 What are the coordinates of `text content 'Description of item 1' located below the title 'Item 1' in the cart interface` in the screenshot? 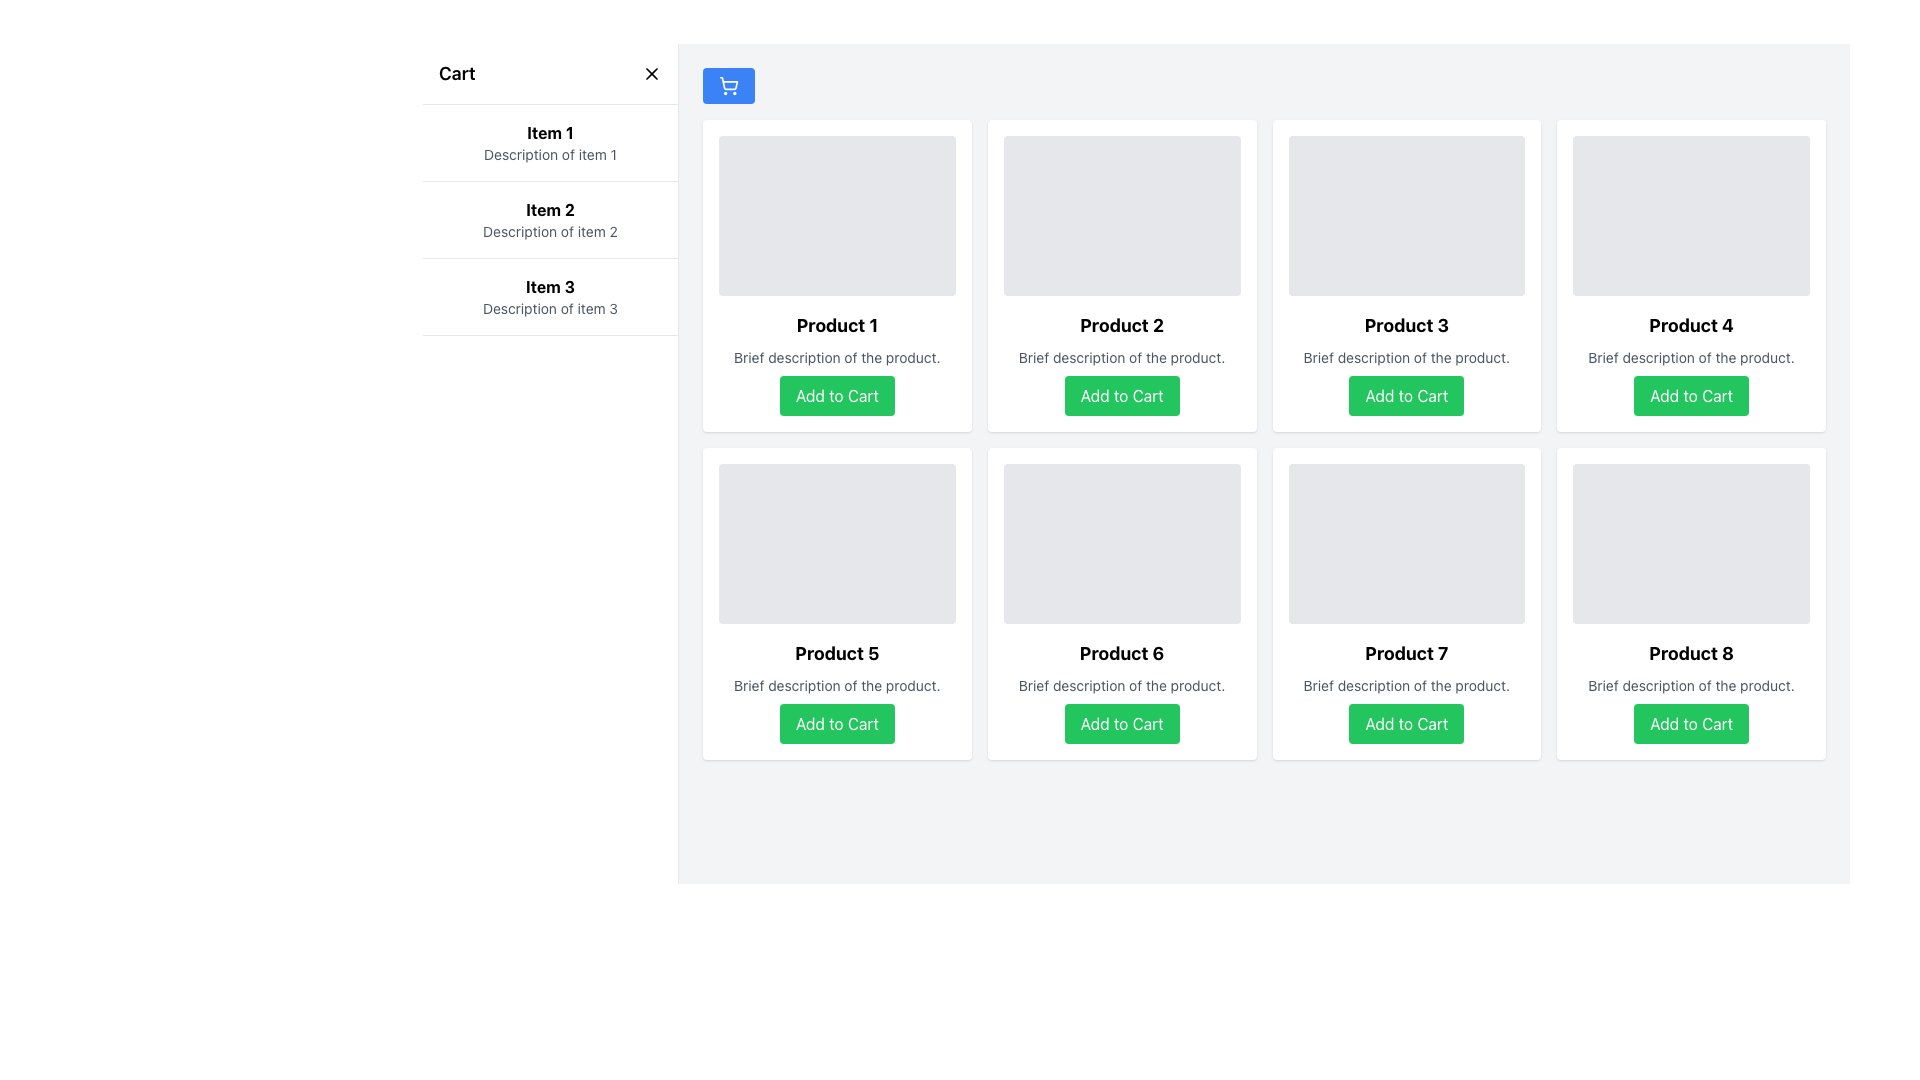 It's located at (550, 153).